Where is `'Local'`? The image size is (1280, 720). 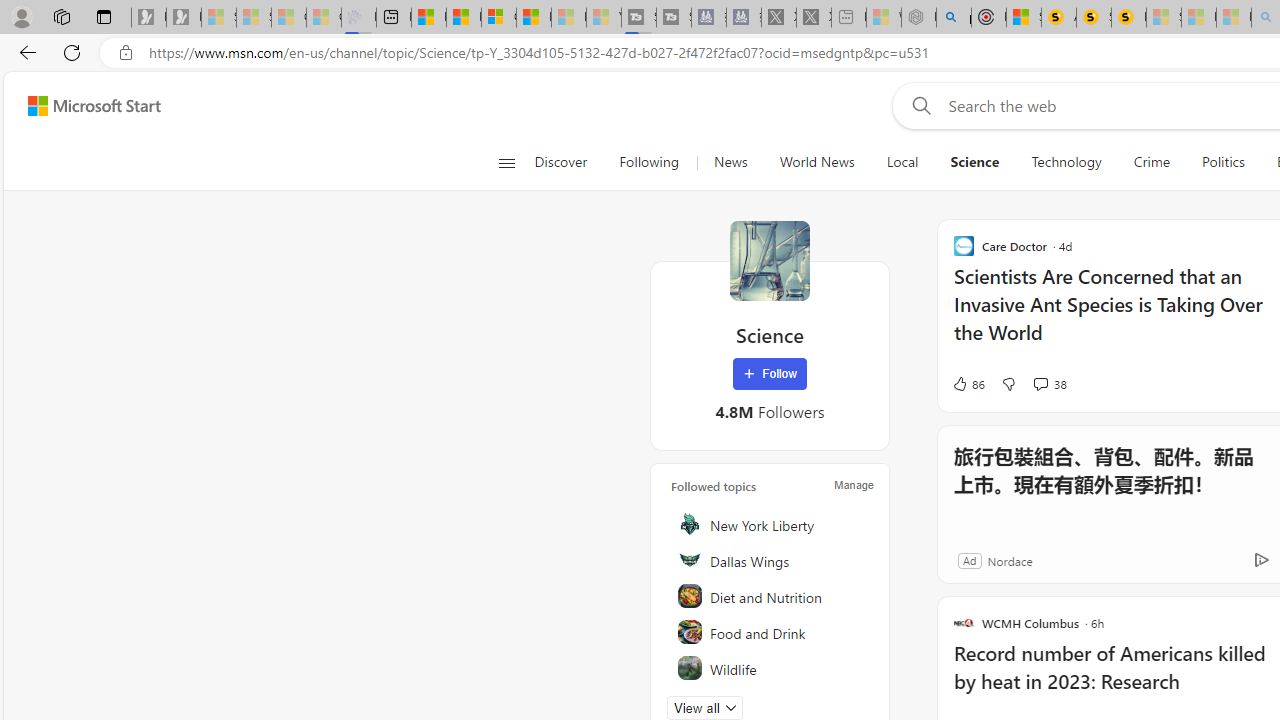 'Local' is located at coordinates (901, 162).